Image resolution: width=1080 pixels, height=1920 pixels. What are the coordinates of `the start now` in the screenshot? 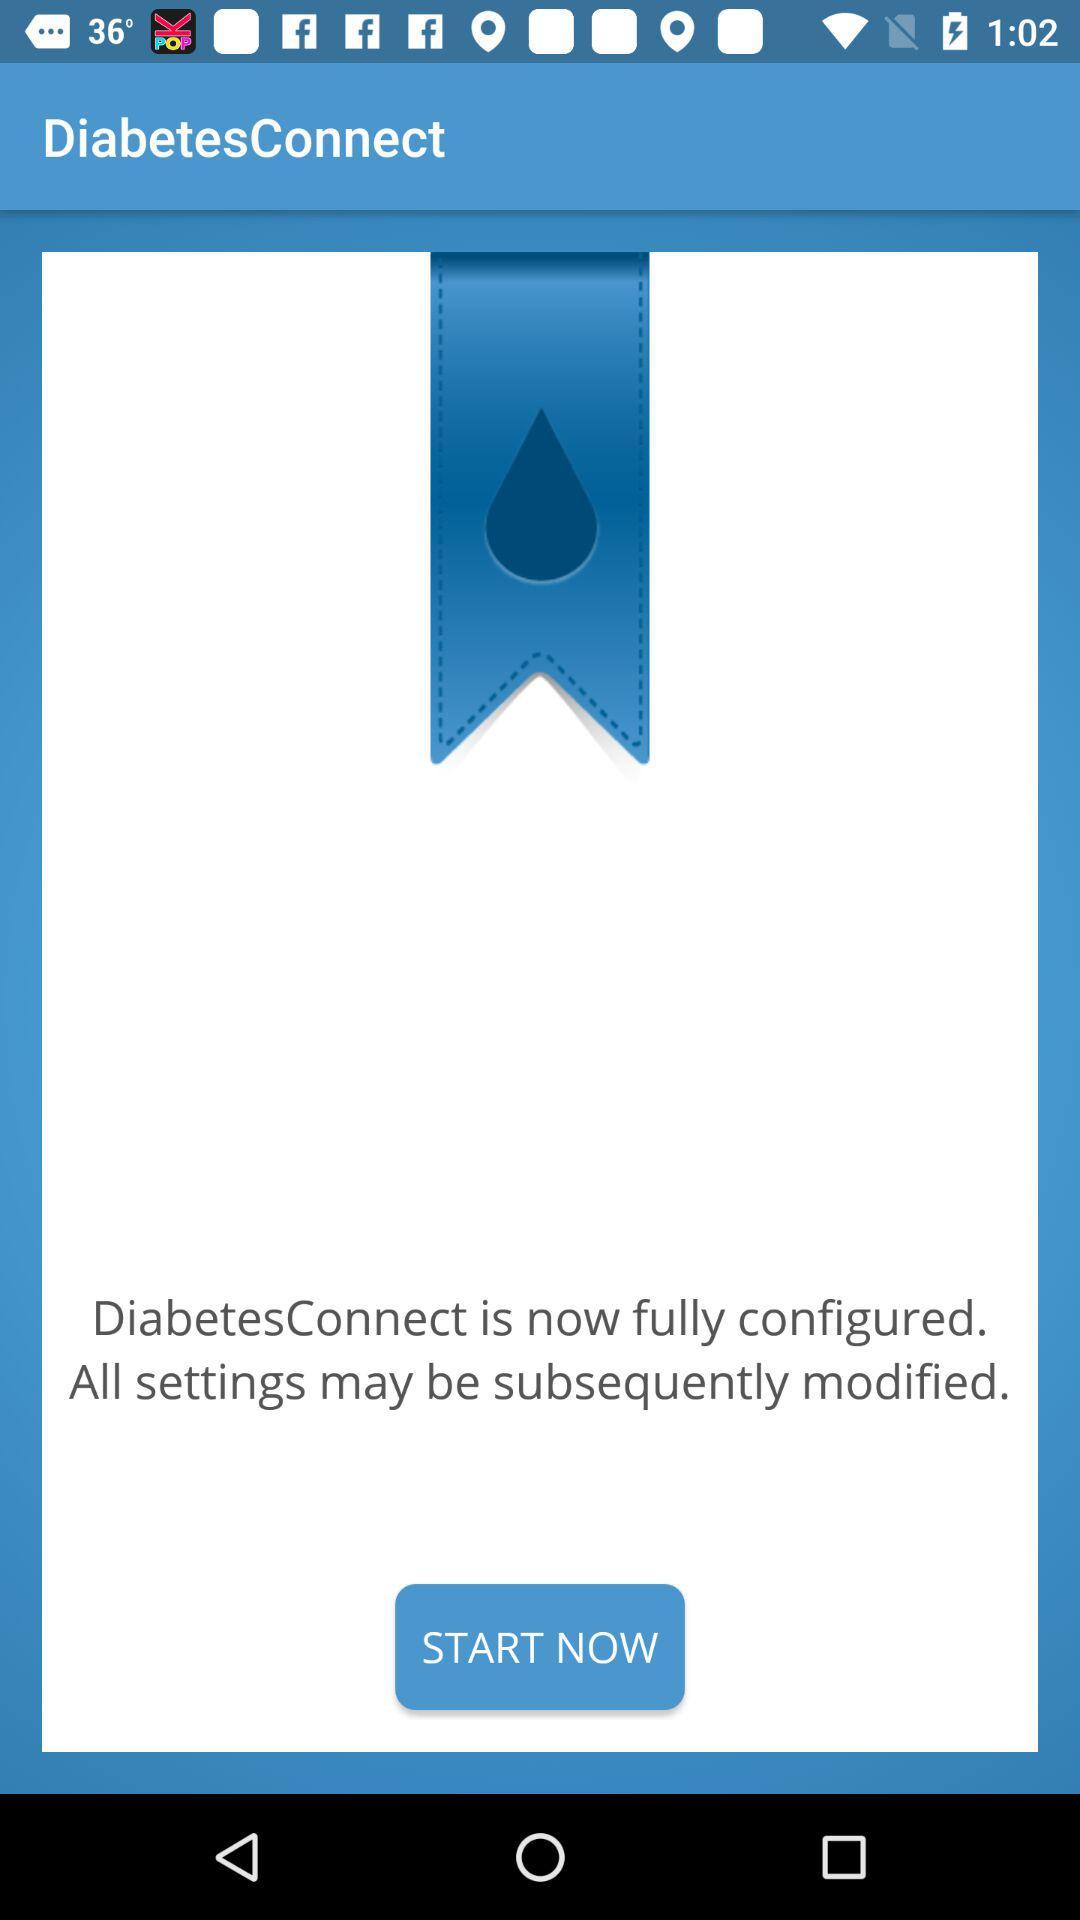 It's located at (540, 1646).